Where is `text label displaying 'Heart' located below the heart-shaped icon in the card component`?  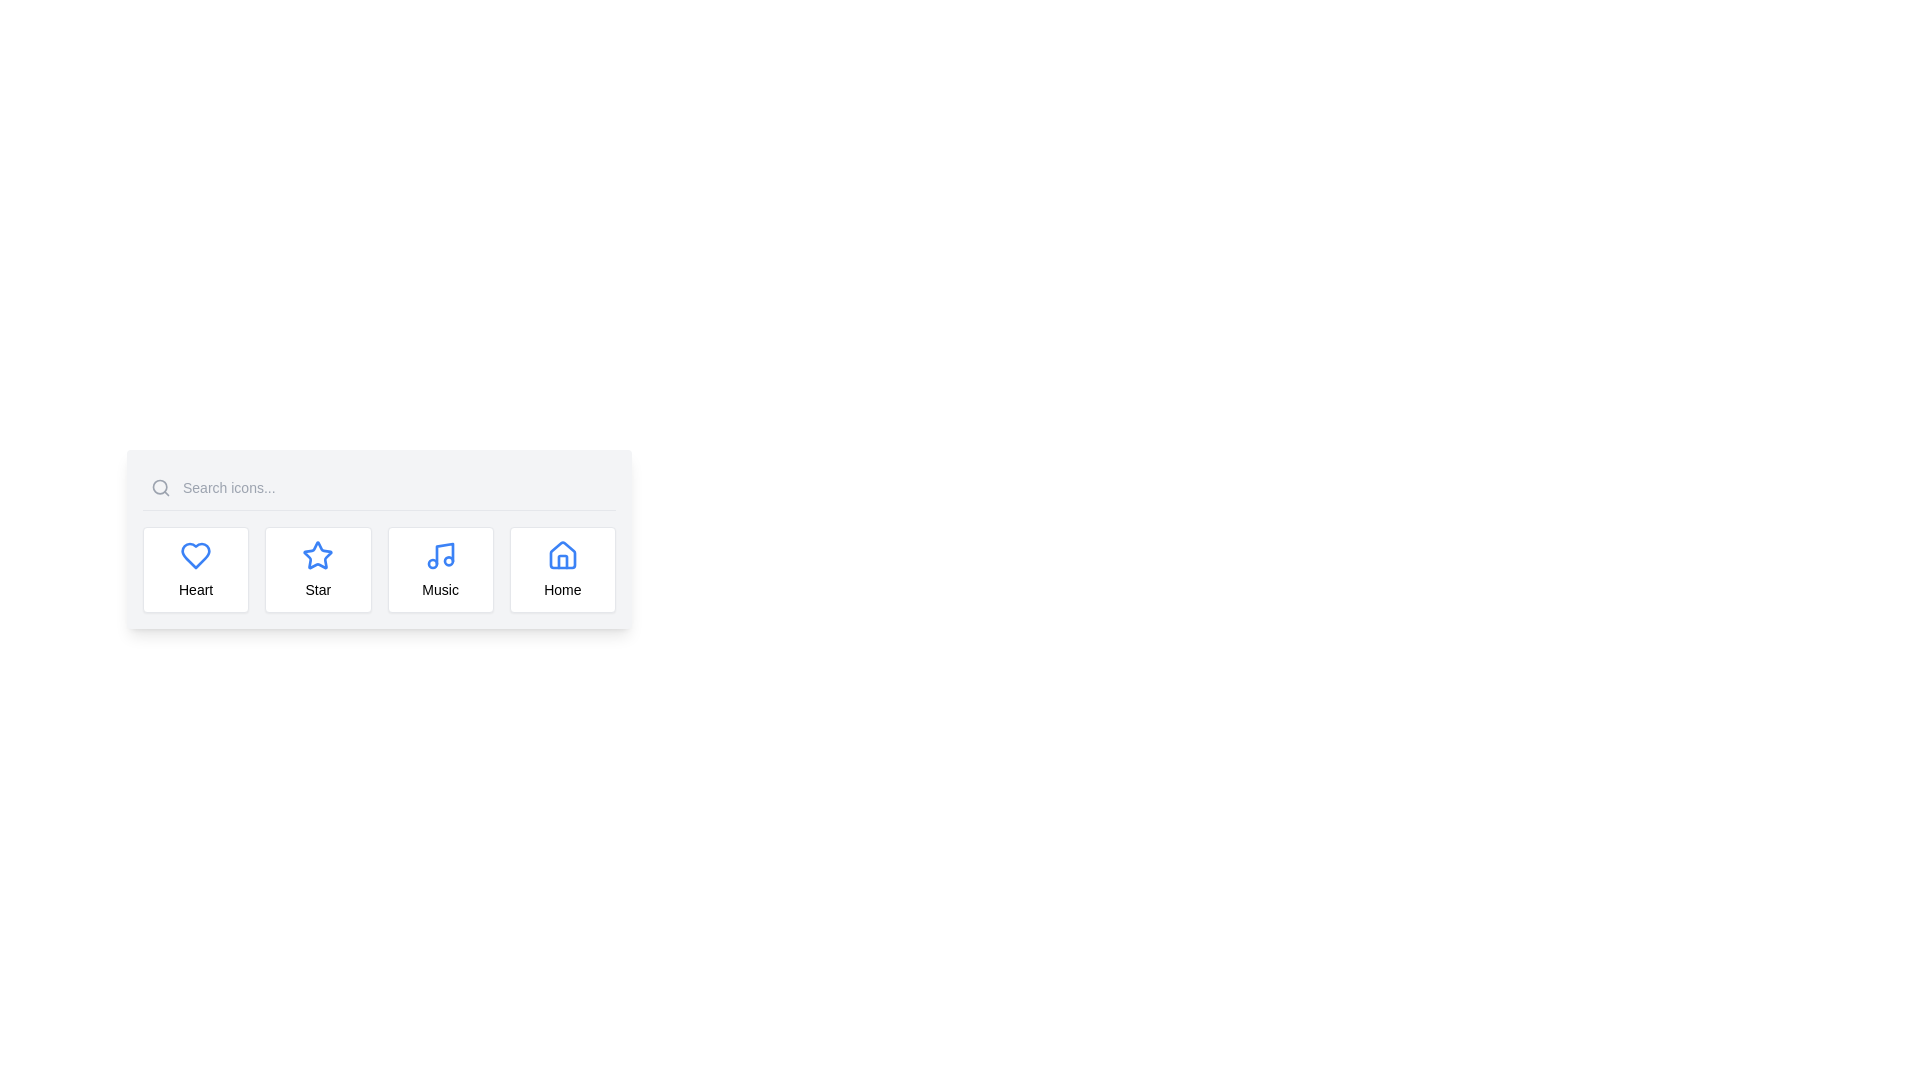
text label displaying 'Heart' located below the heart-shaped icon in the card component is located at coordinates (196, 589).